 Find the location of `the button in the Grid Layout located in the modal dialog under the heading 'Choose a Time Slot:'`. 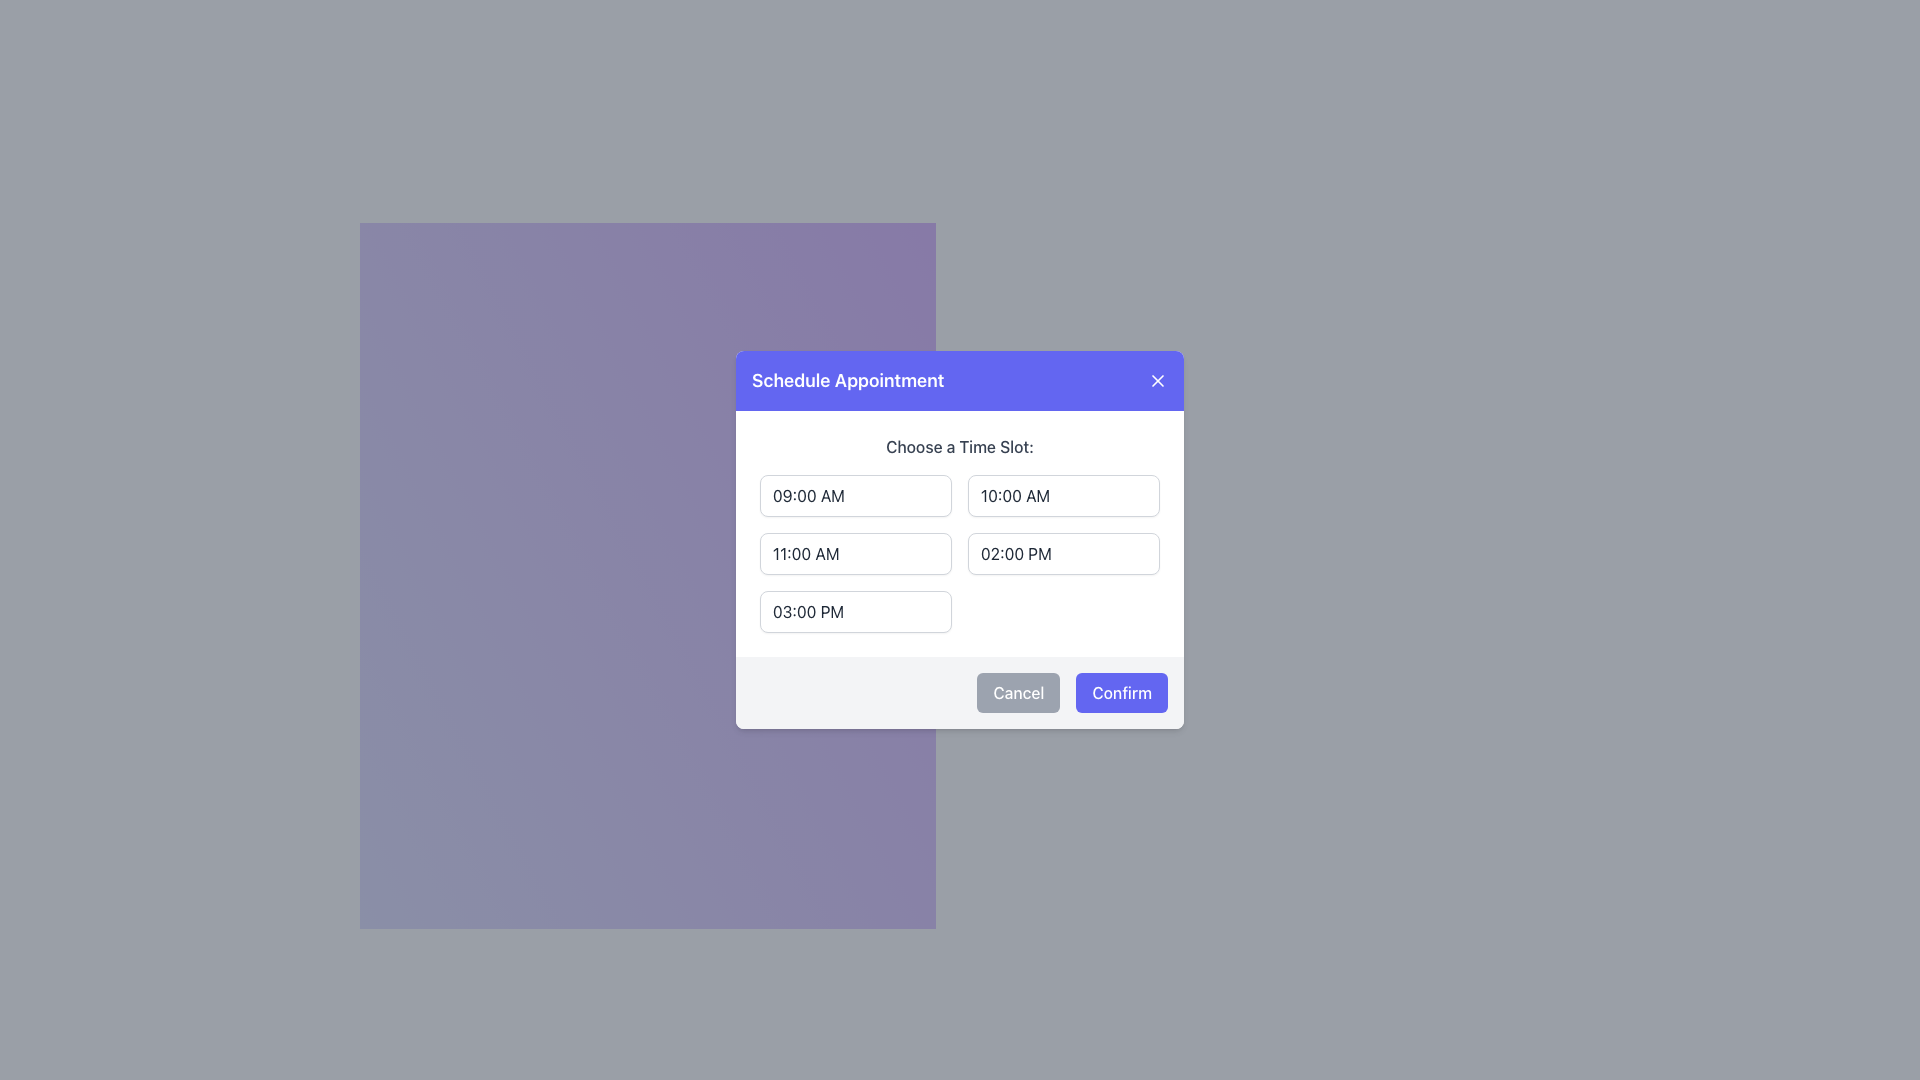

the button in the Grid Layout located in the modal dialog under the heading 'Choose a Time Slot:' is located at coordinates (960, 554).